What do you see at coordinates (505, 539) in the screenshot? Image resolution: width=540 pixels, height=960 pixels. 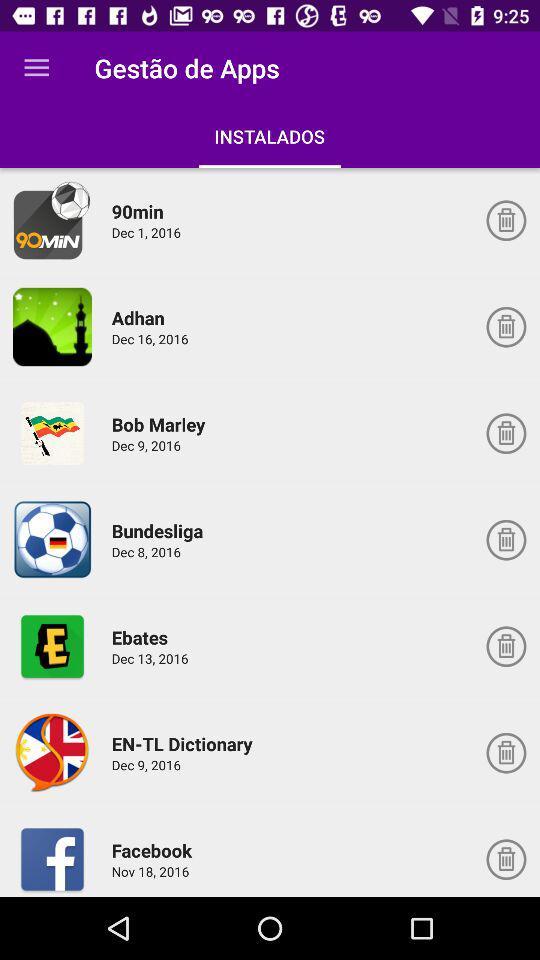 I see `delete bundesliga` at bounding box center [505, 539].